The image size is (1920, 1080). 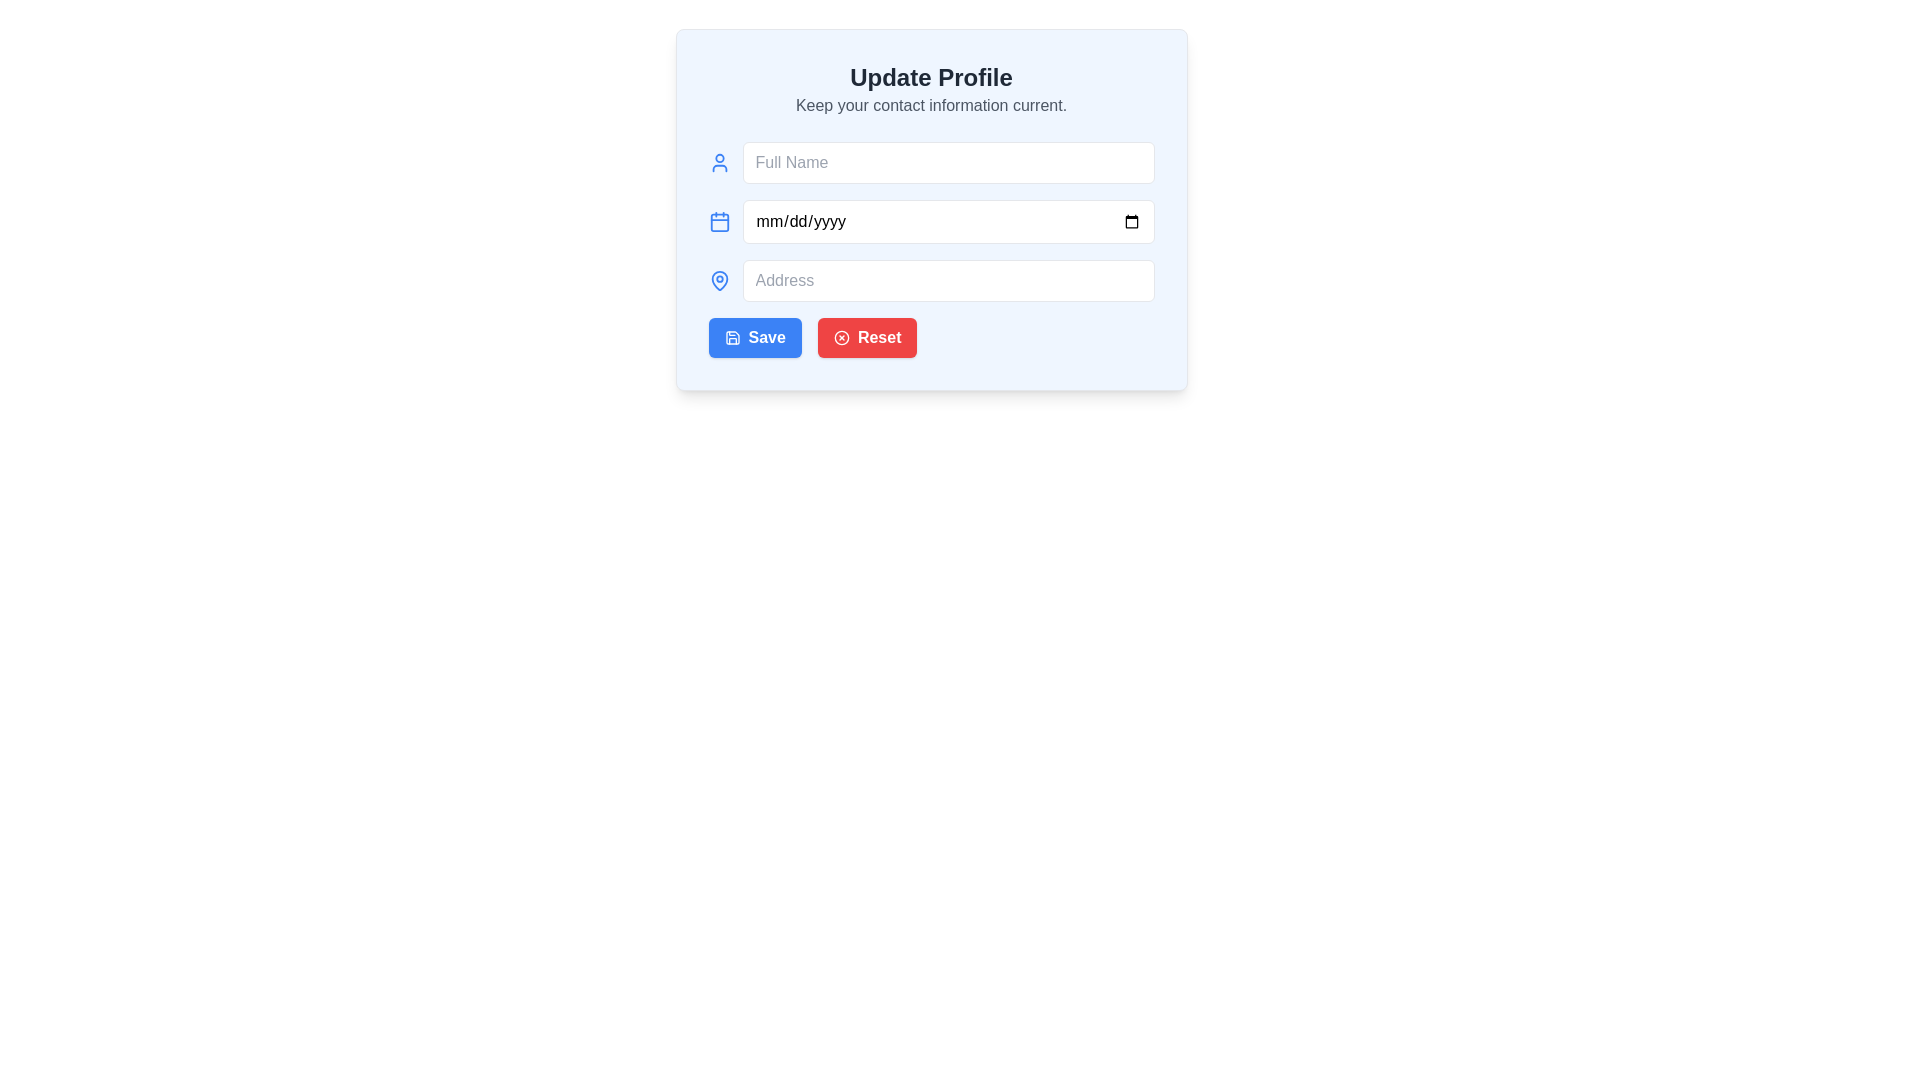 I want to click on the blue floppy disk icon located to the left of the 'Save' button in the form UI, so click(x=731, y=337).